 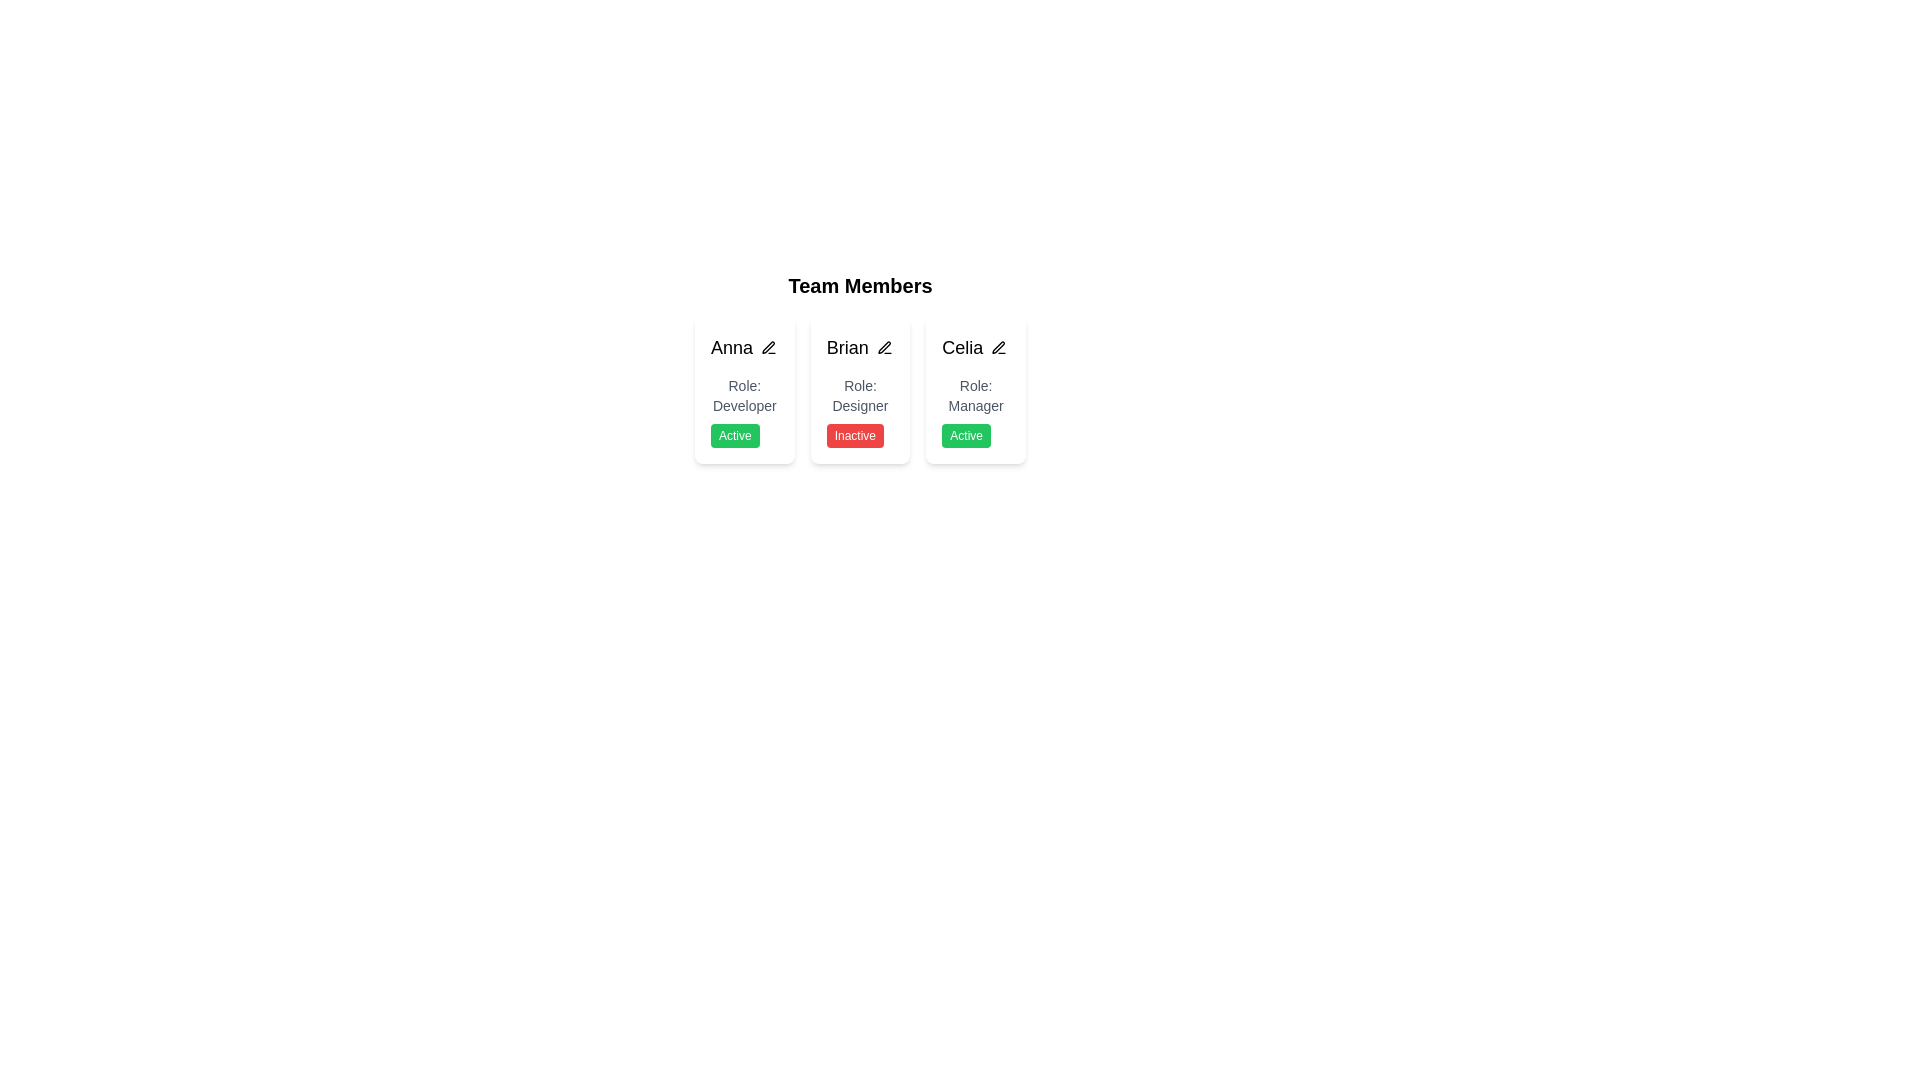 I want to click on the card component displaying the title 'Brian', which is the second card in a grid layout under 'Team Members', so click(x=860, y=367).